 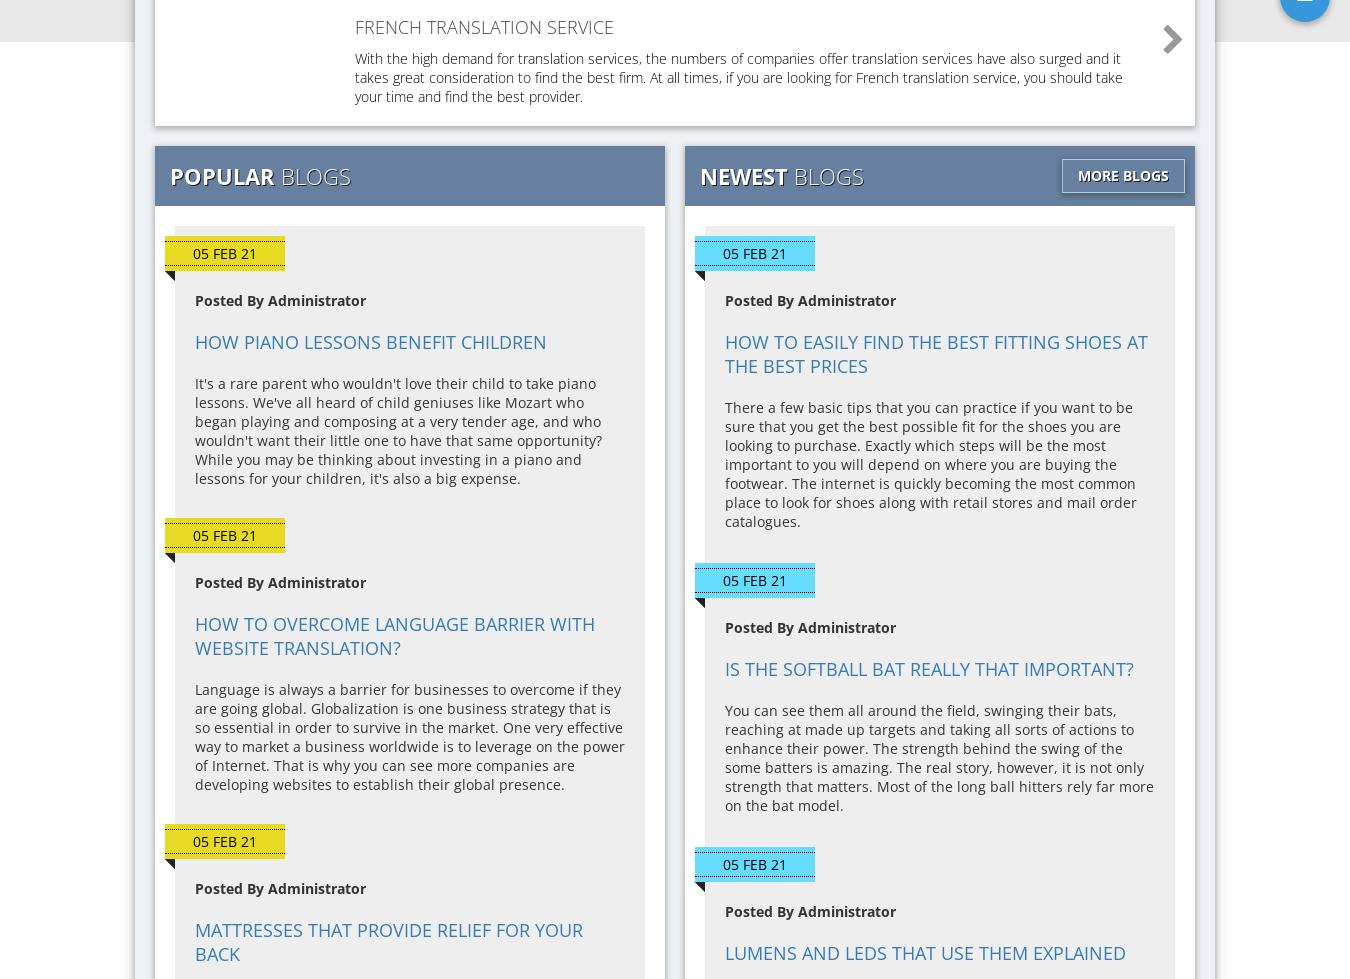 I want to click on 'French Translation Service', so click(x=483, y=27).